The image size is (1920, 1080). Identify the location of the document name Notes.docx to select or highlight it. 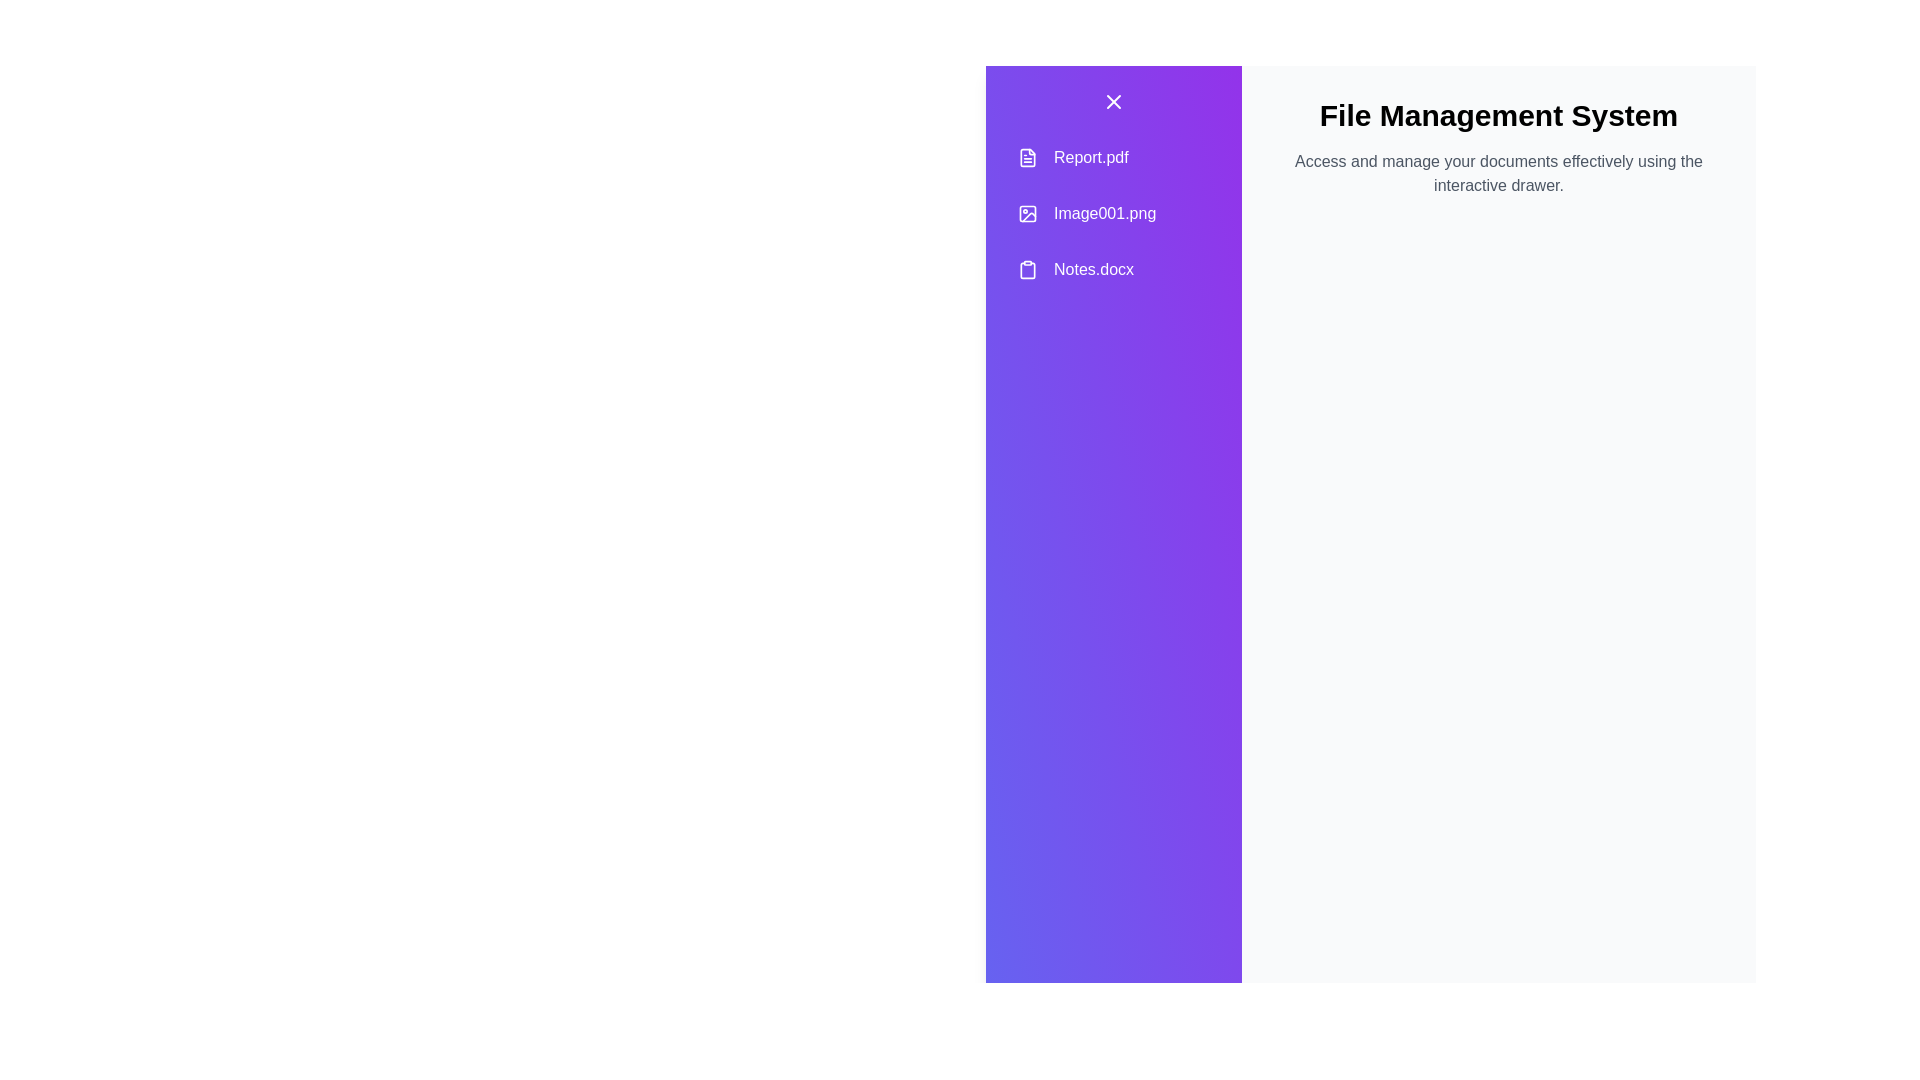
(1112, 270).